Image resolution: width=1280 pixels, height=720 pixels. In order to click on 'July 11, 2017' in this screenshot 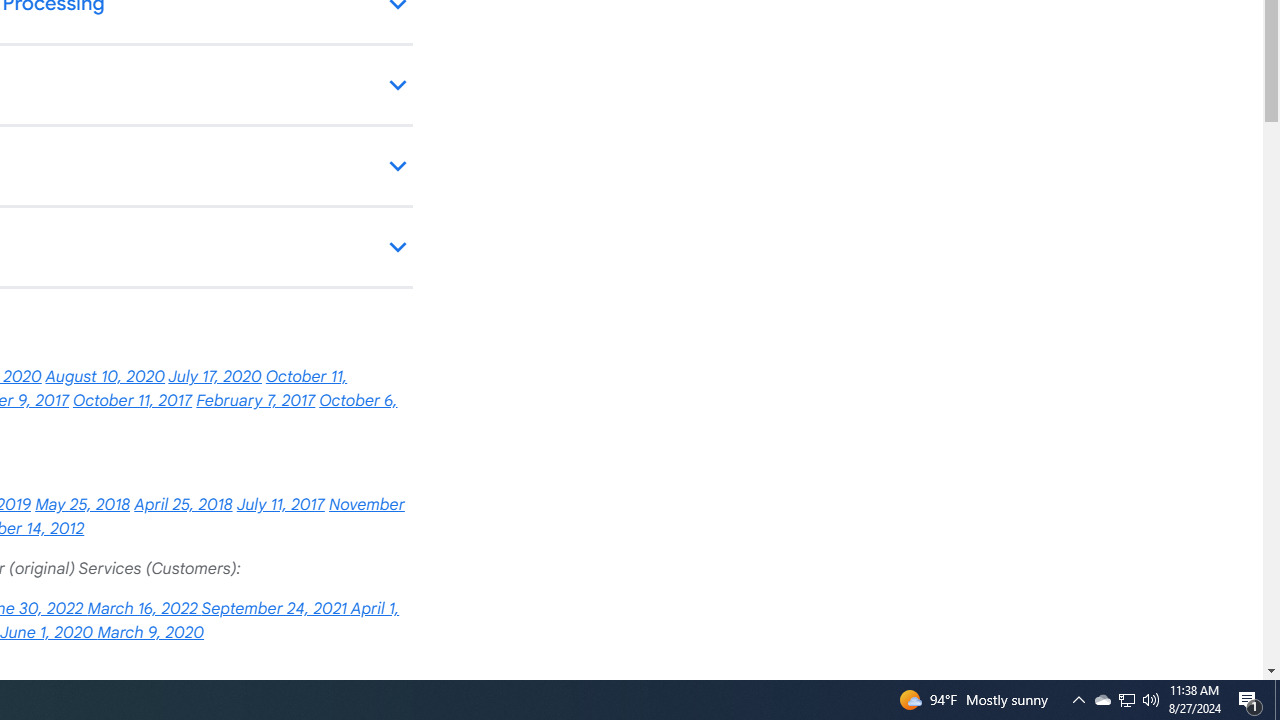, I will do `click(279, 504)`.